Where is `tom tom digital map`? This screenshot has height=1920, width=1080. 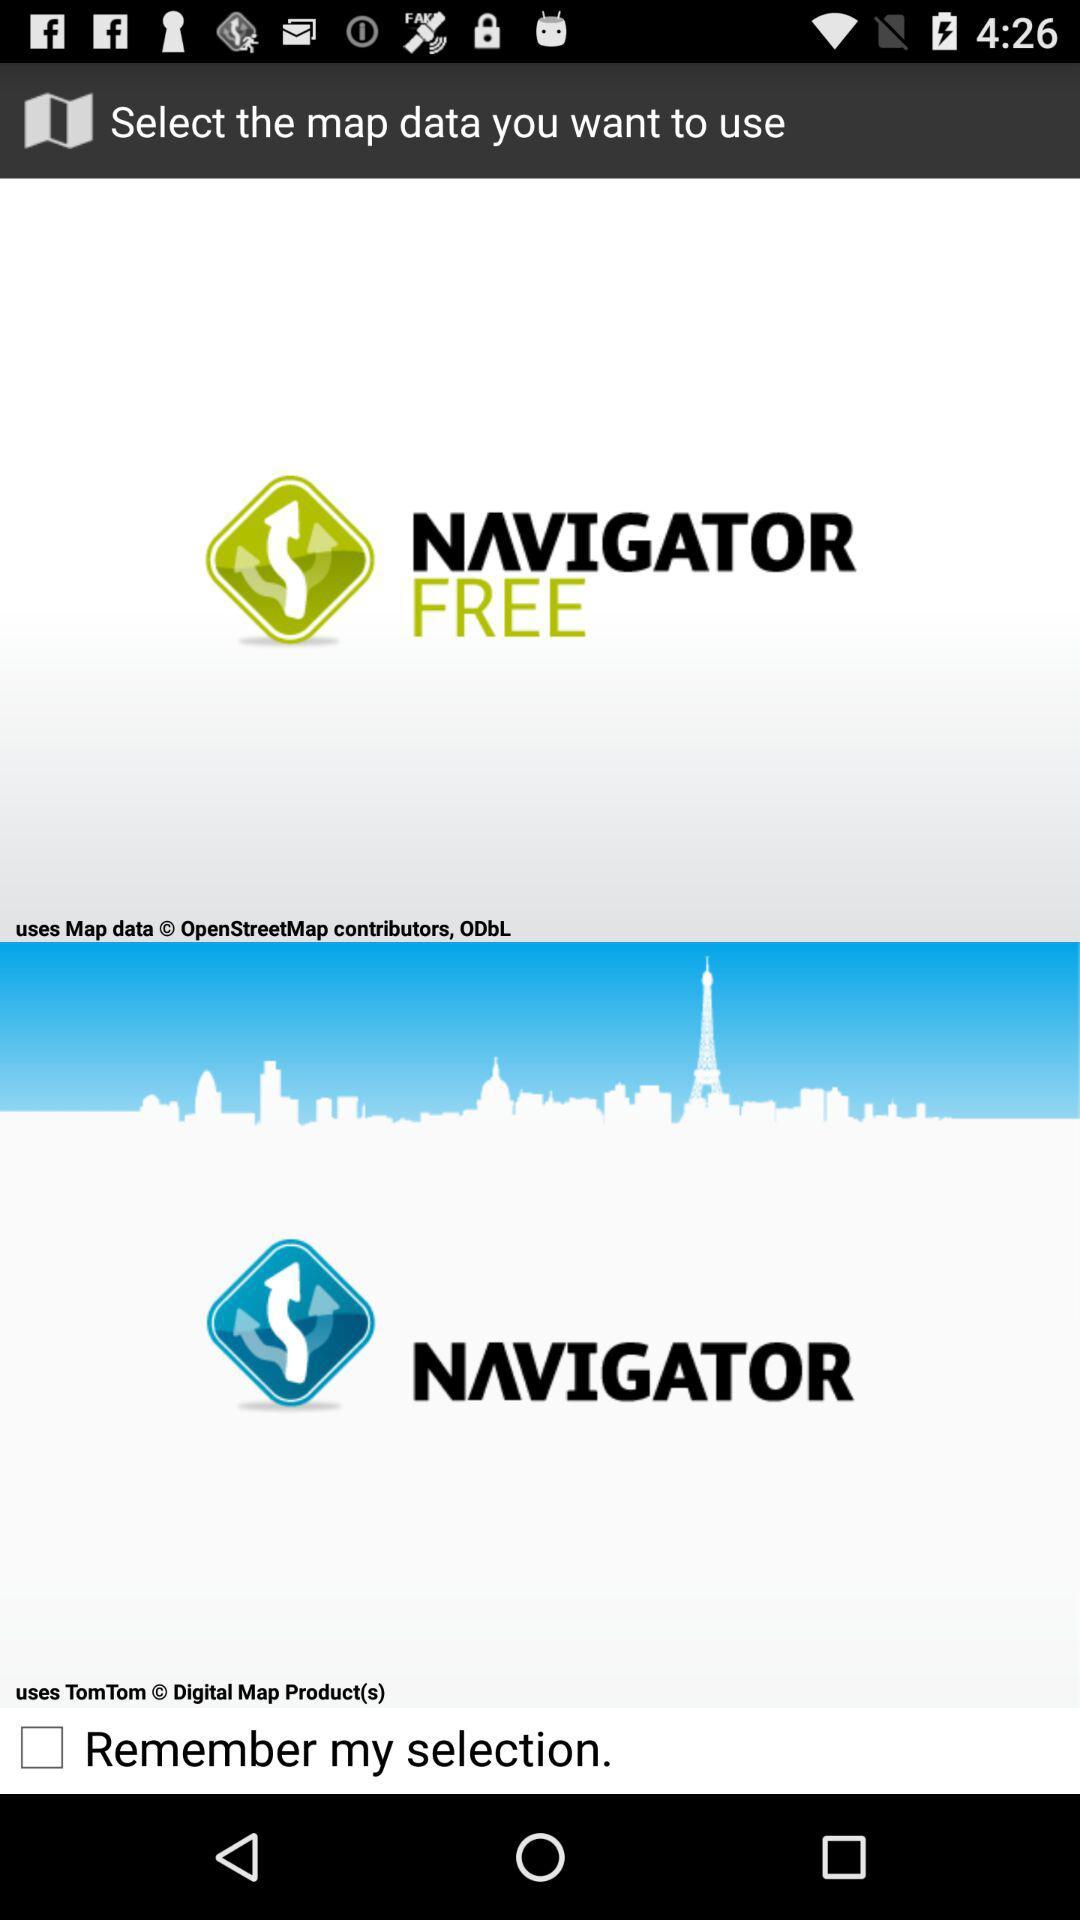 tom tom digital map is located at coordinates (540, 1324).